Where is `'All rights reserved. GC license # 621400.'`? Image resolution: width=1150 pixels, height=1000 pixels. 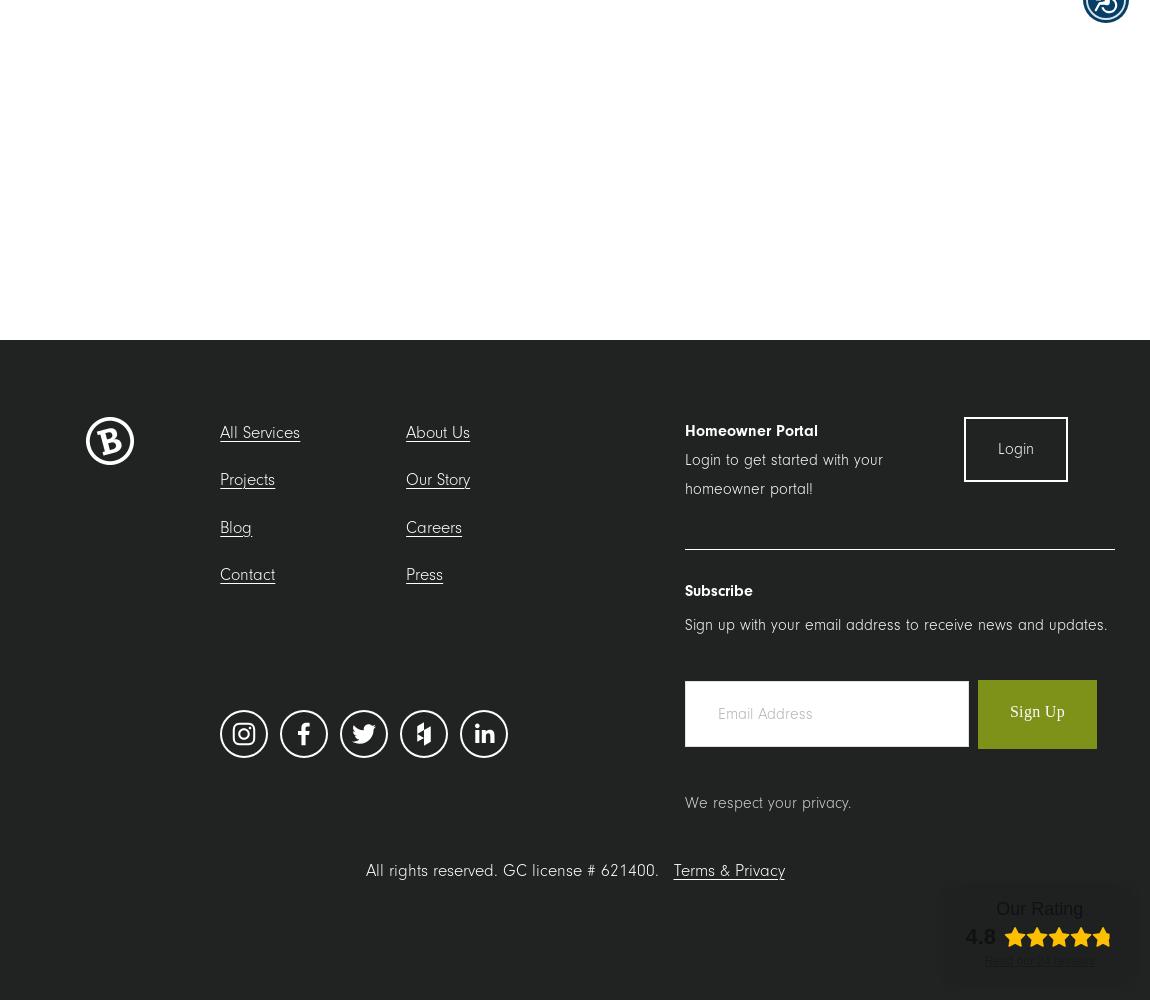
'All rights reserved. GC license # 621400.' is located at coordinates (518, 868).